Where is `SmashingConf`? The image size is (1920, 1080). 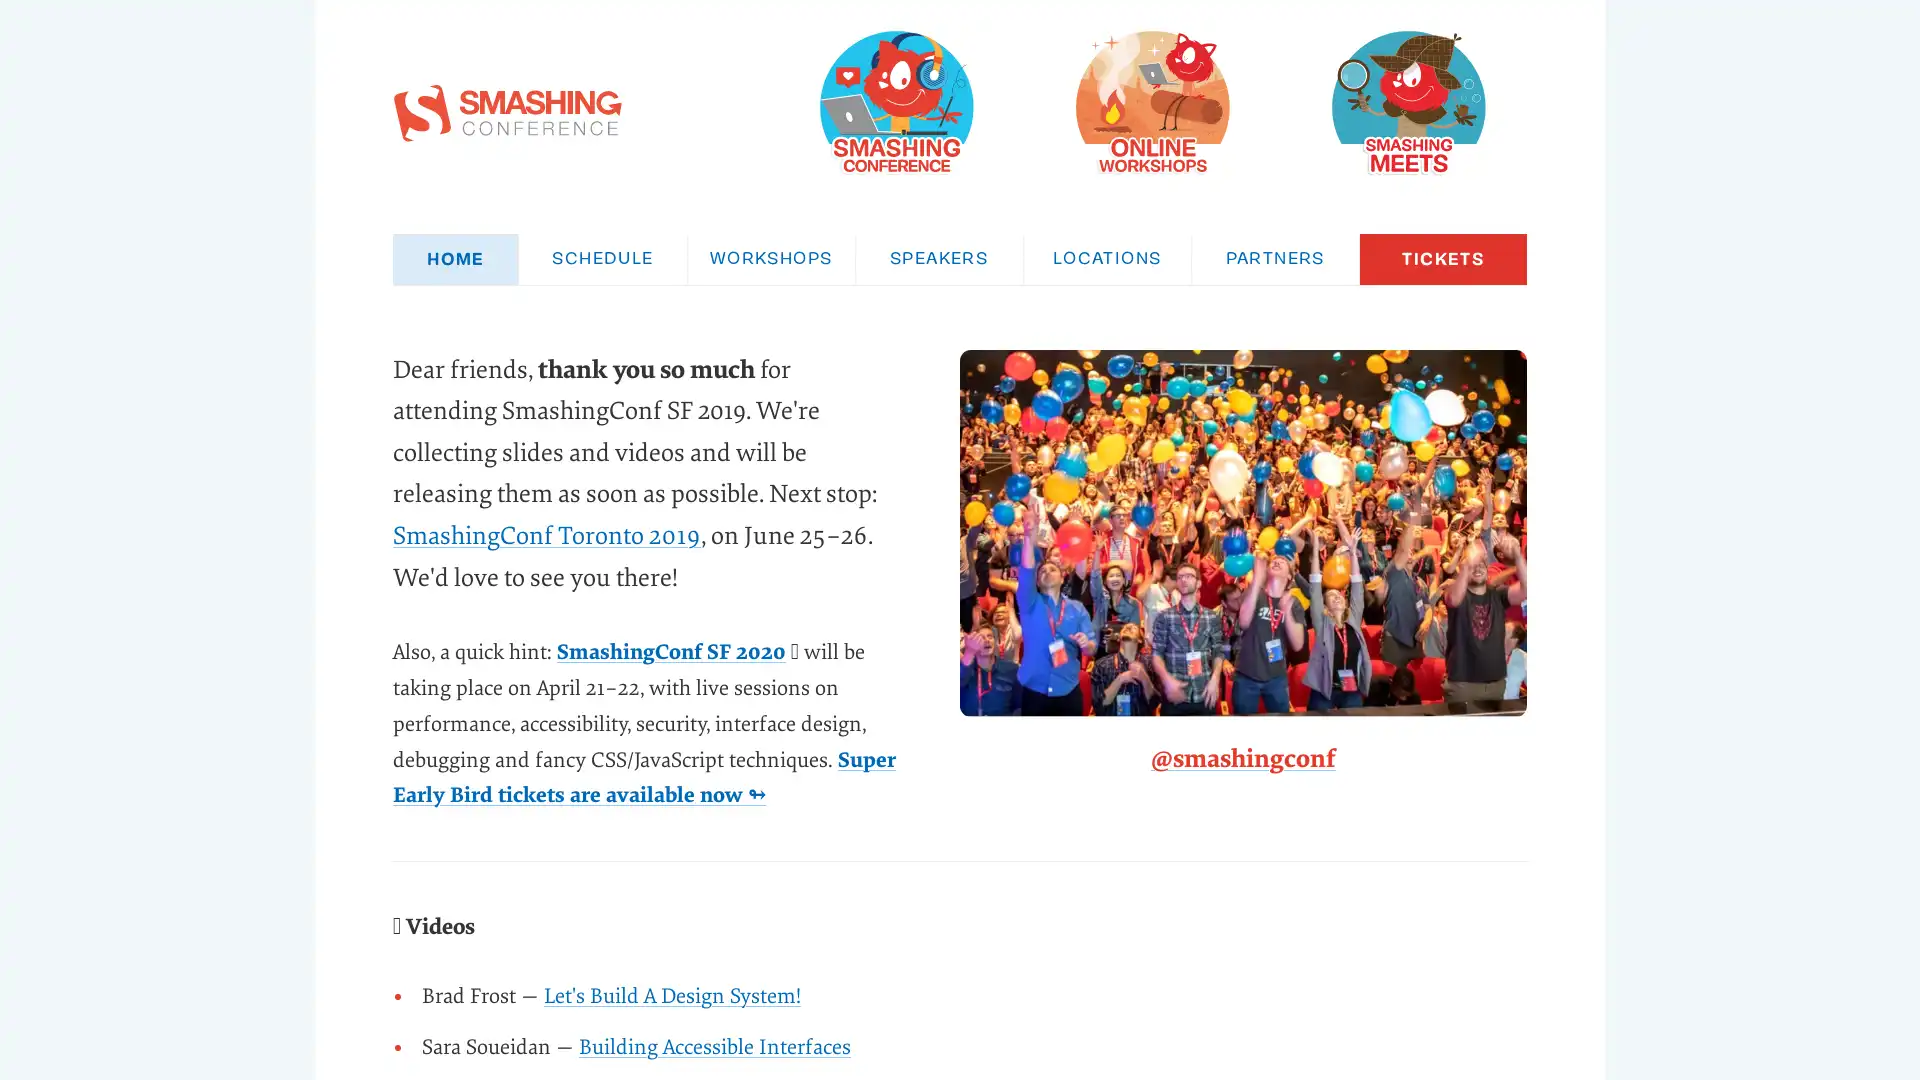 SmashingConf is located at coordinates (895, 101).